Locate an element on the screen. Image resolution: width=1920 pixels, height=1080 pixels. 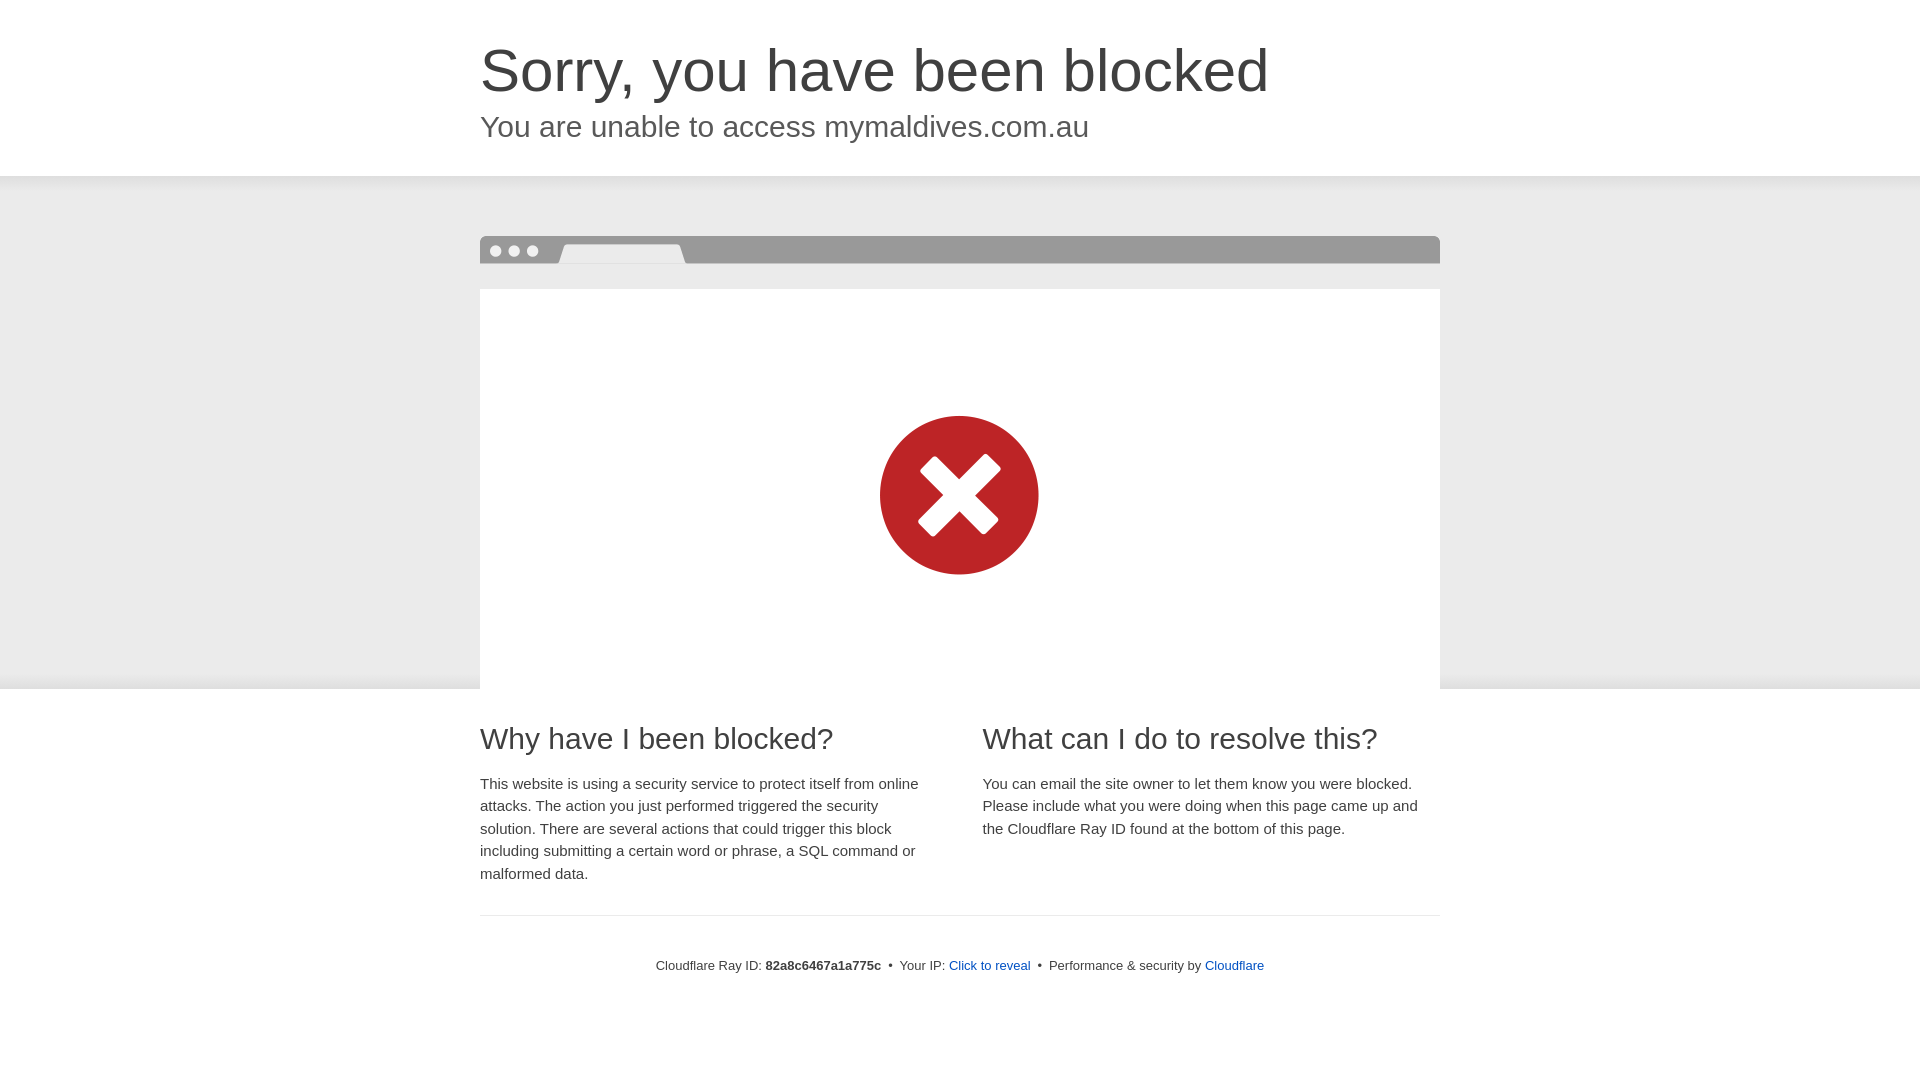
'Cloudflare' is located at coordinates (1233, 964).